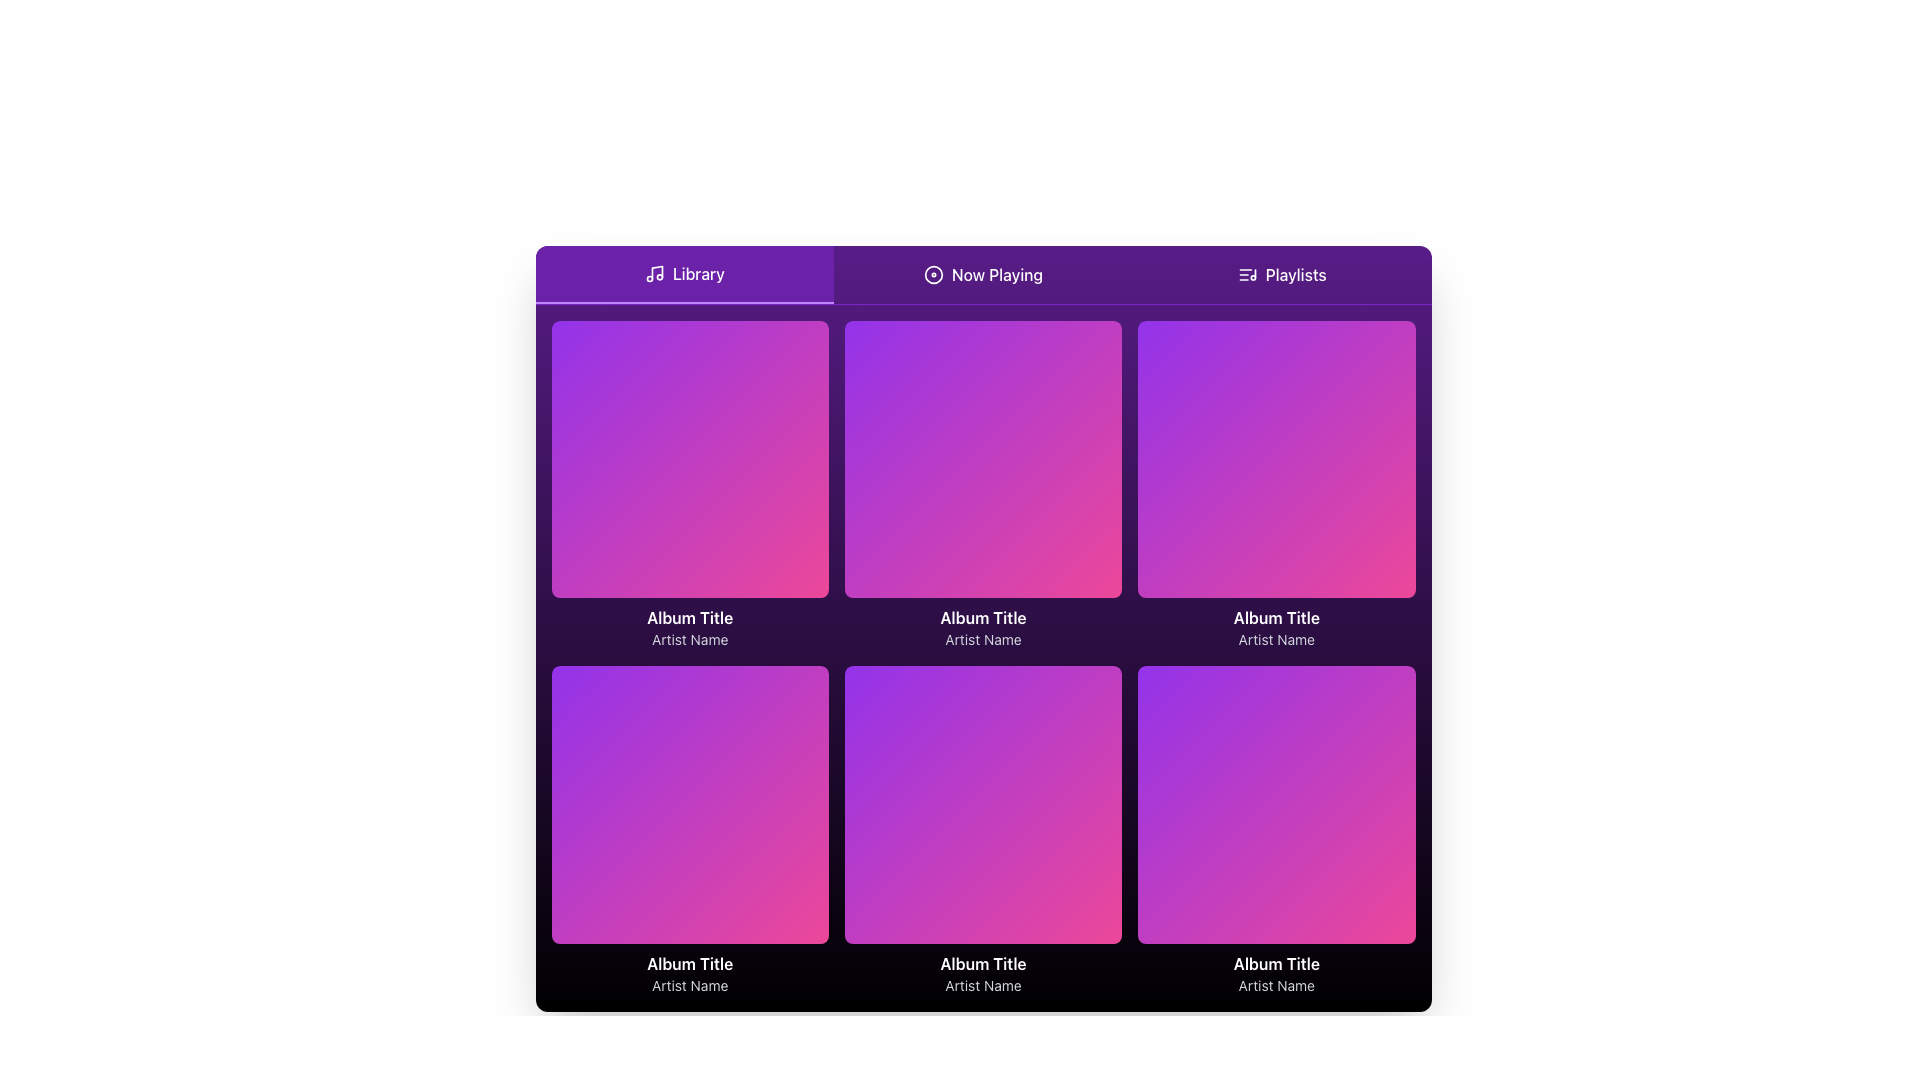  I want to click on the album cover visual representation located in the second row, first column of the album grid, so click(690, 804).